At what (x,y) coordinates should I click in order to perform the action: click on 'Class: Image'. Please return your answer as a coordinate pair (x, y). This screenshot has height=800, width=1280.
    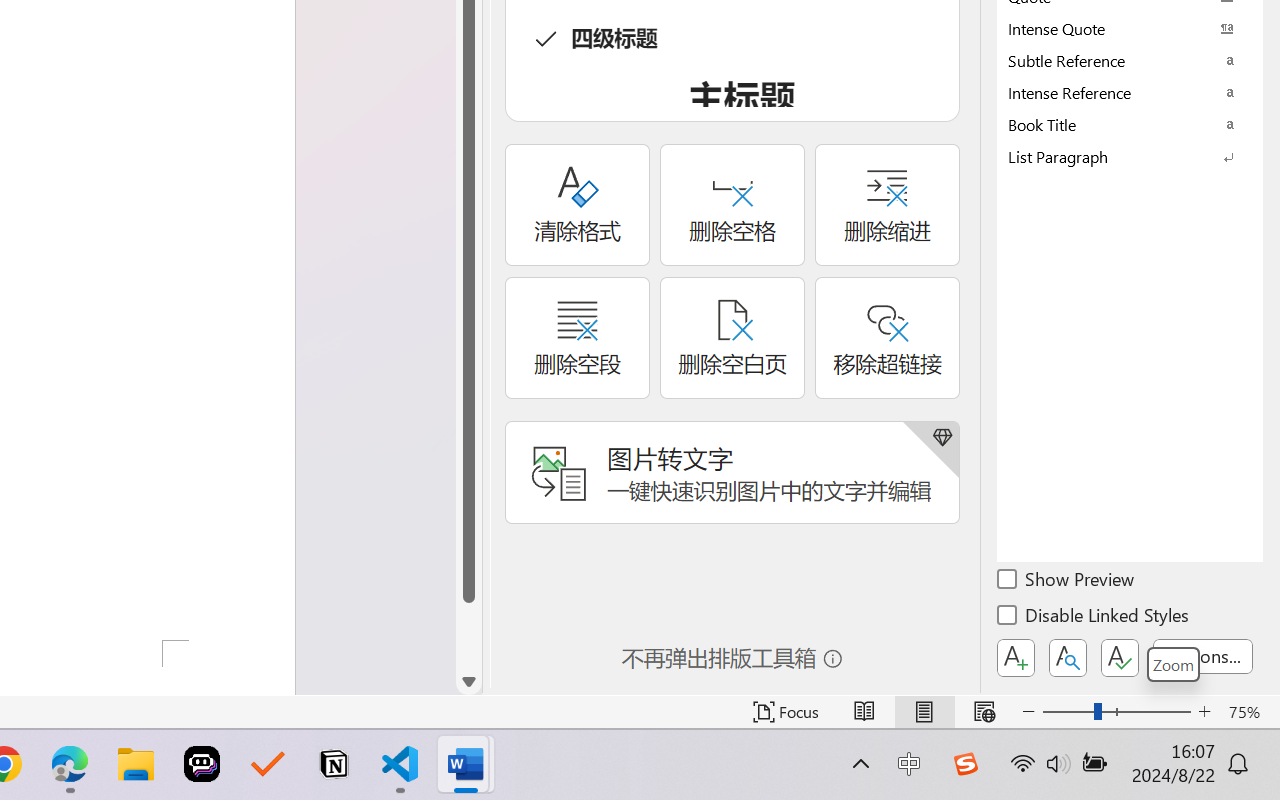
    Looking at the image, I should click on (965, 764).